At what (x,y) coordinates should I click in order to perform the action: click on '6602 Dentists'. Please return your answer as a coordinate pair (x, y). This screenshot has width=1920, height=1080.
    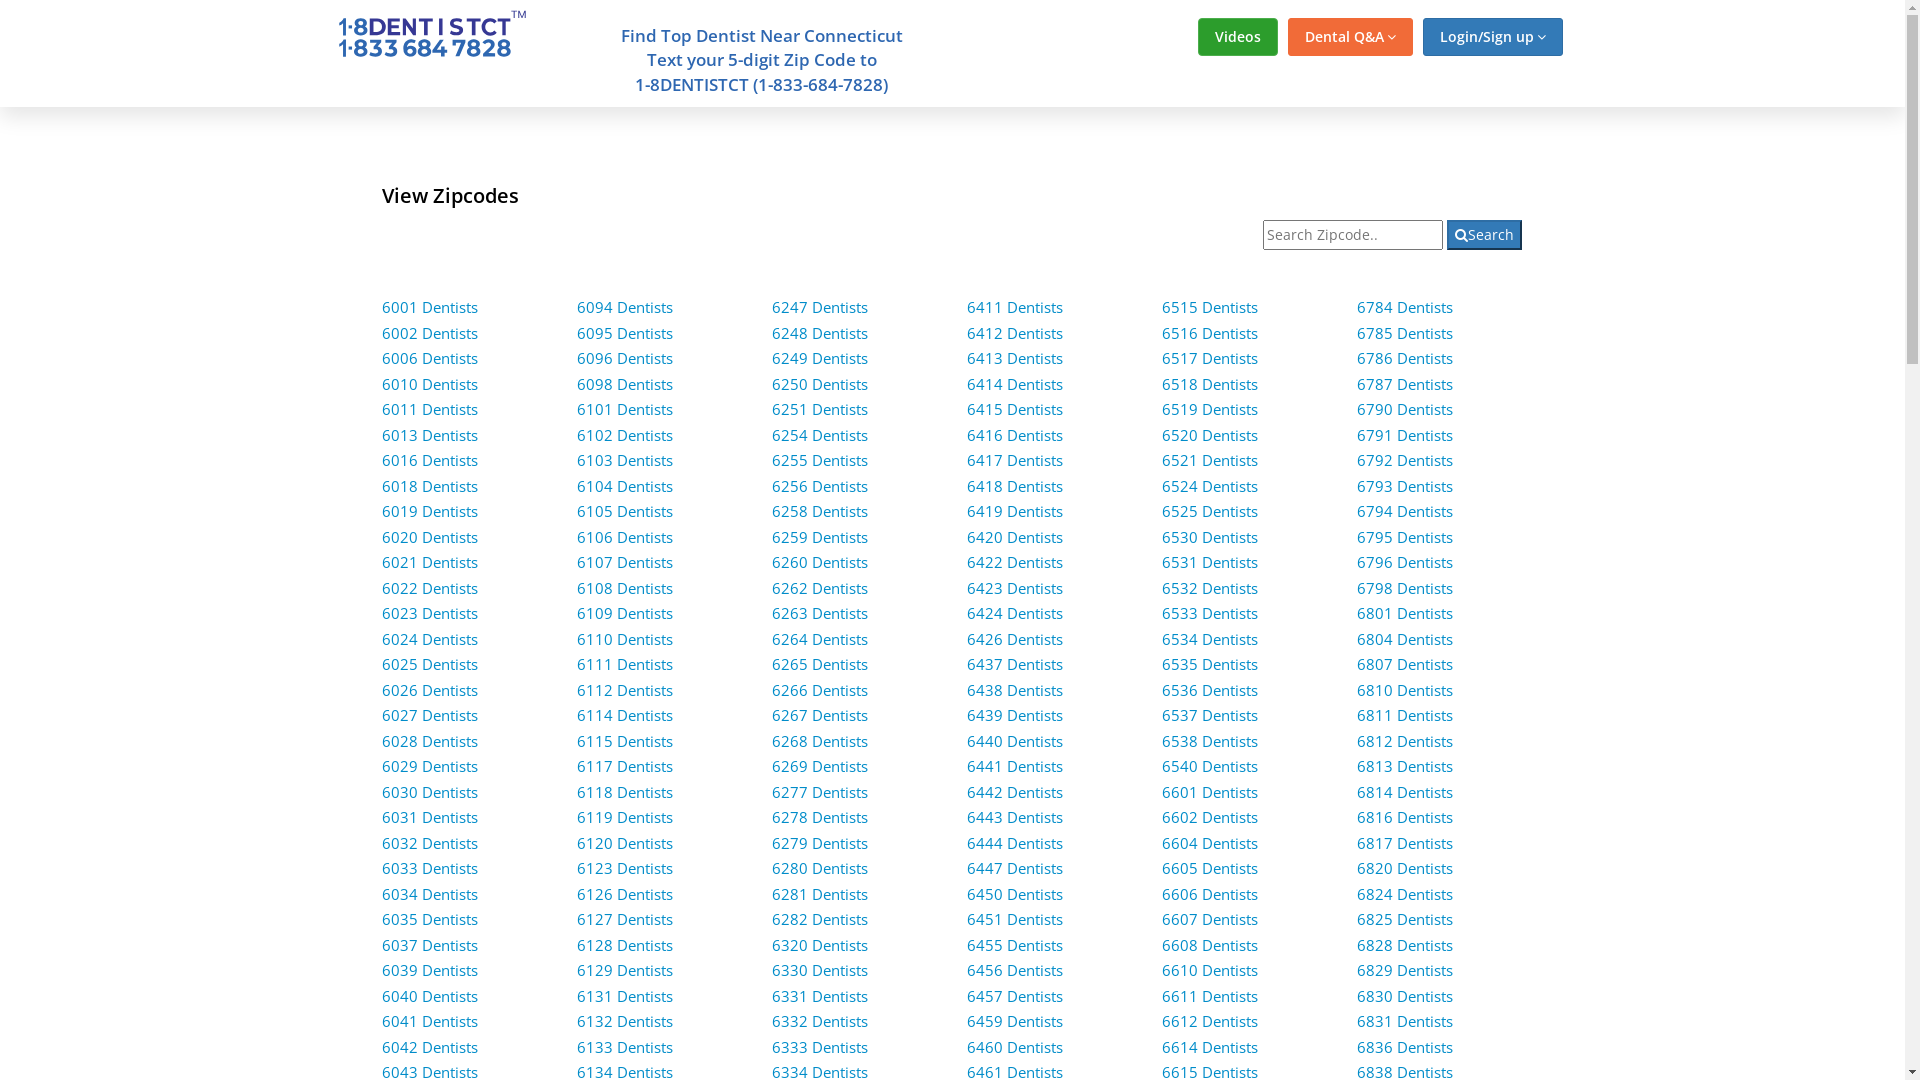
    Looking at the image, I should click on (1208, 817).